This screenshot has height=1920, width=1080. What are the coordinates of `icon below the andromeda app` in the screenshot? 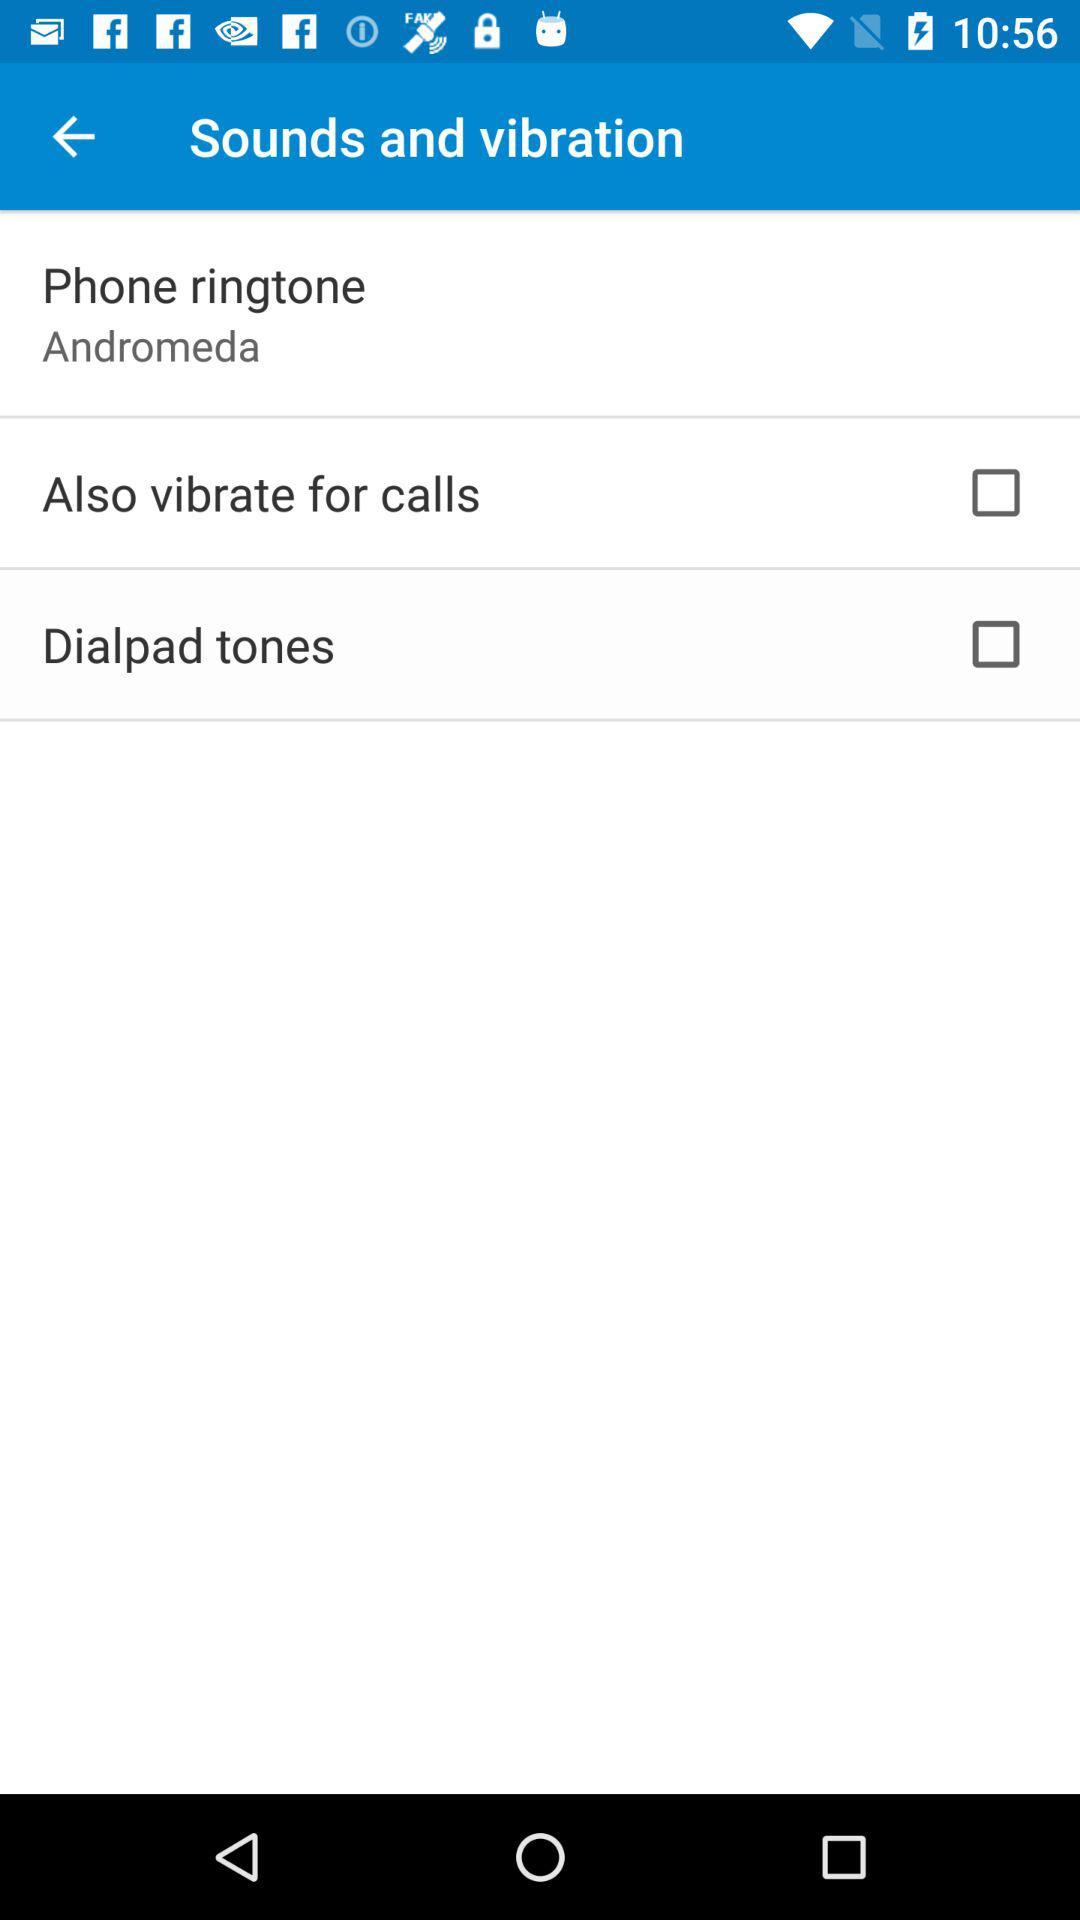 It's located at (260, 492).